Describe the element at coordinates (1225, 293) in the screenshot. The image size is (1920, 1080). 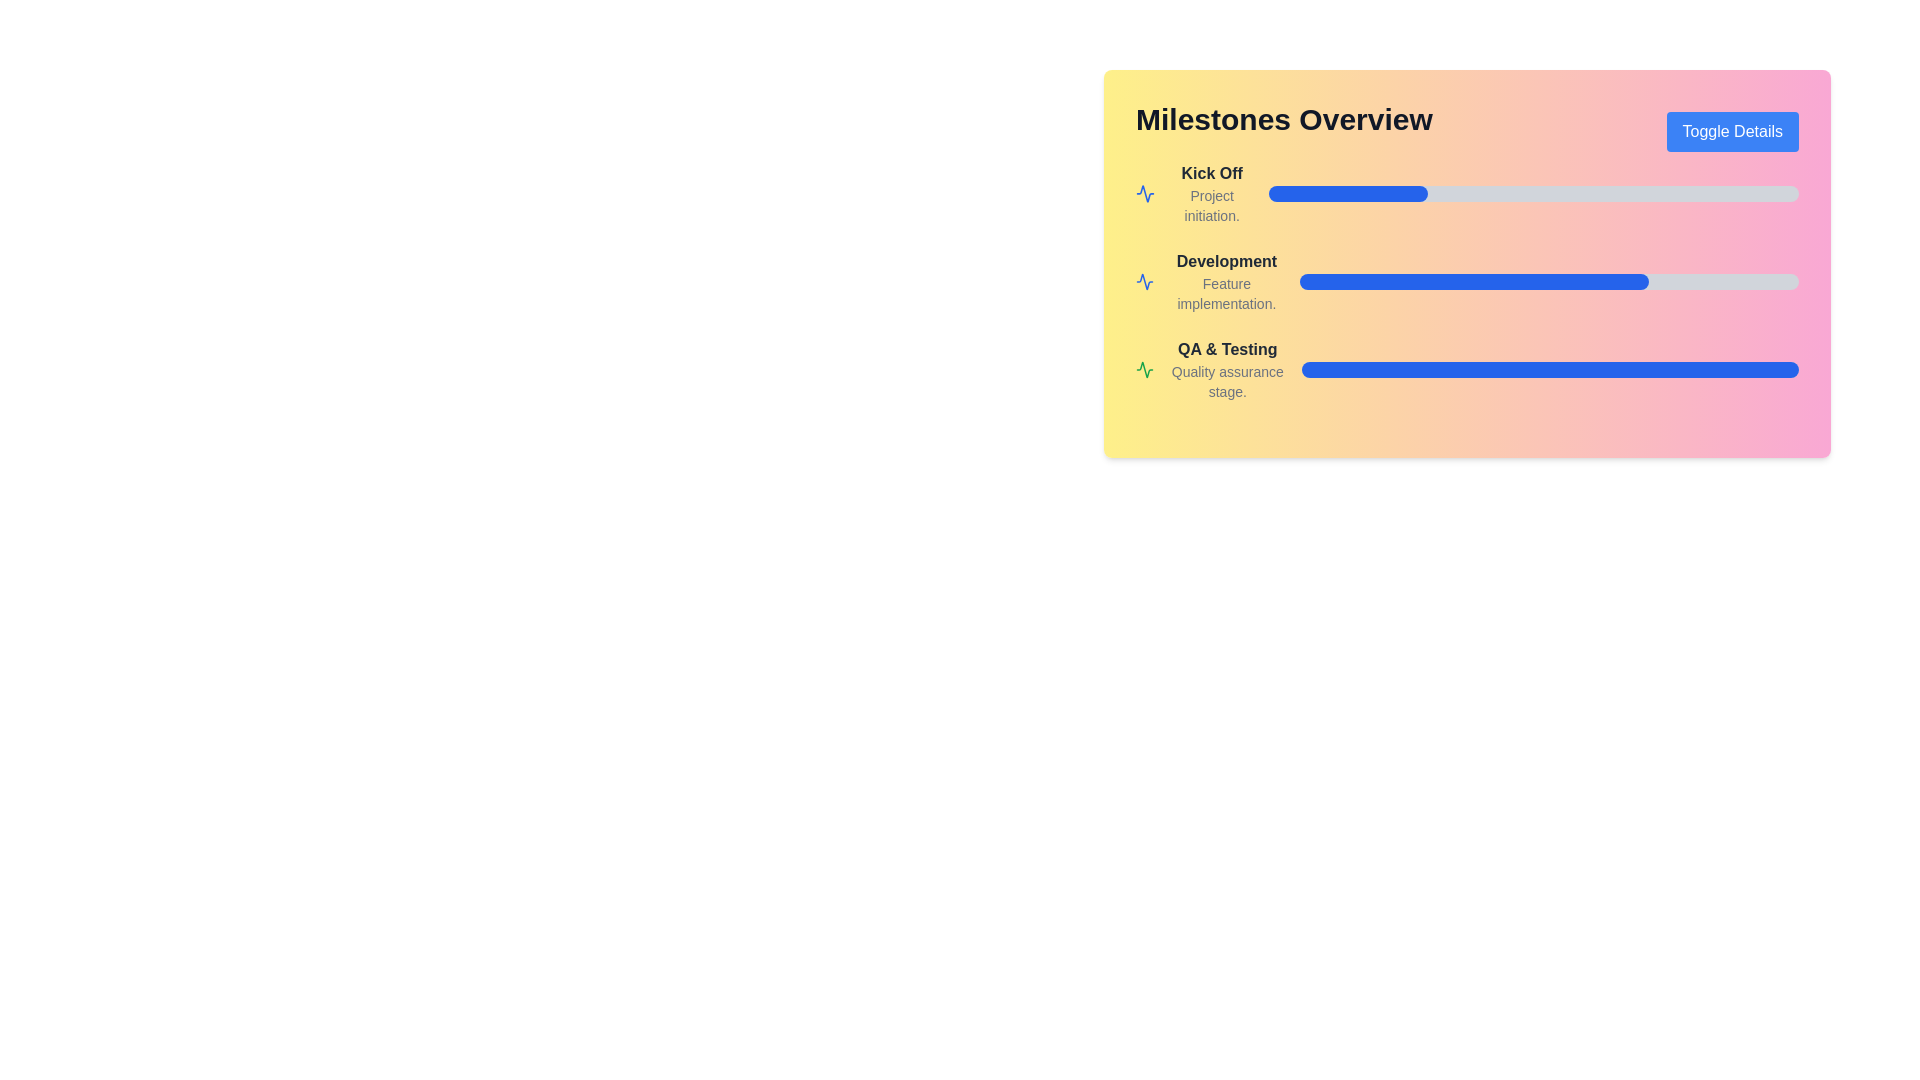
I see `the text label displaying 'Feature implementation.' which is styled in a smaller, subdued gray font and positioned below the bolded title 'Development' in the 'Milestones Overview' section` at that location.